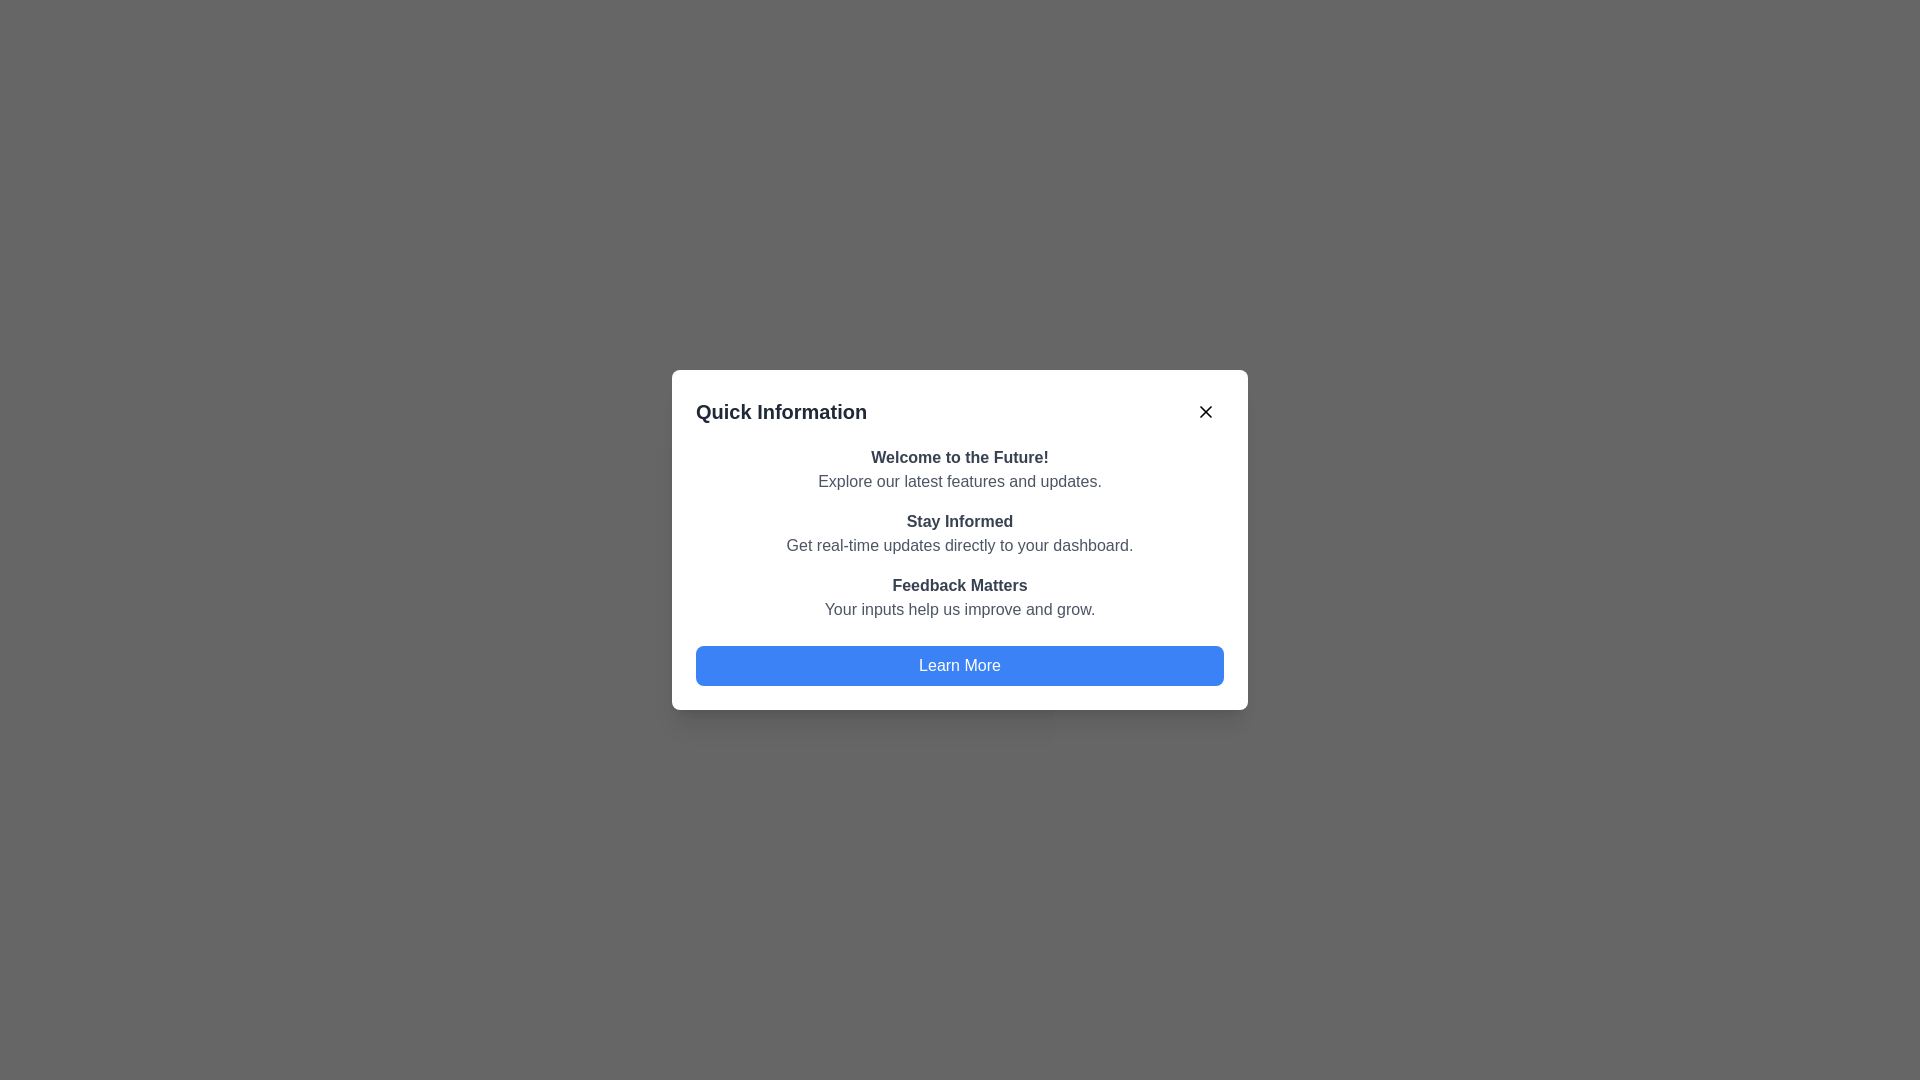  Describe the element at coordinates (960, 532) in the screenshot. I see `the text block that informs users about receiving real-time updates, which is centrally placed under the 'Quick Information' dialog` at that location.